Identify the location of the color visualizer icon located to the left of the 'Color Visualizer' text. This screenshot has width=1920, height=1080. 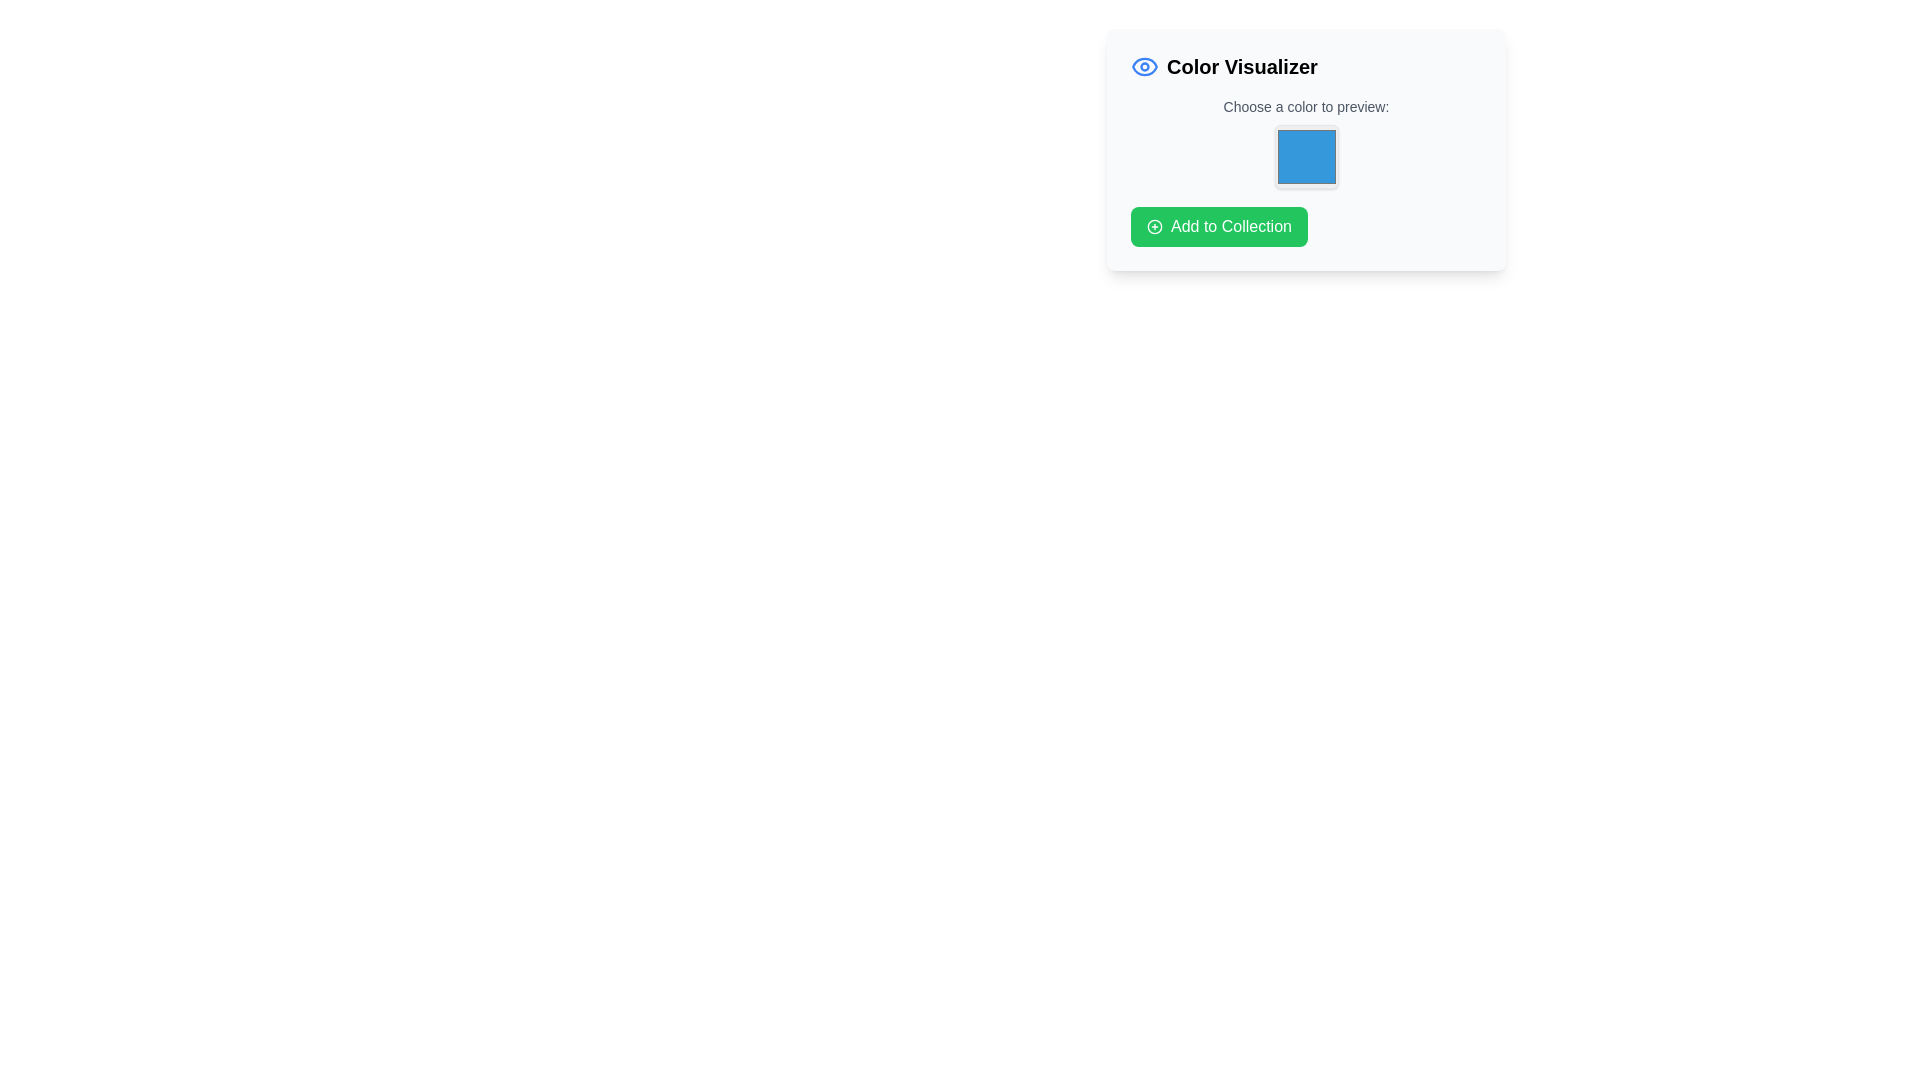
(1145, 65).